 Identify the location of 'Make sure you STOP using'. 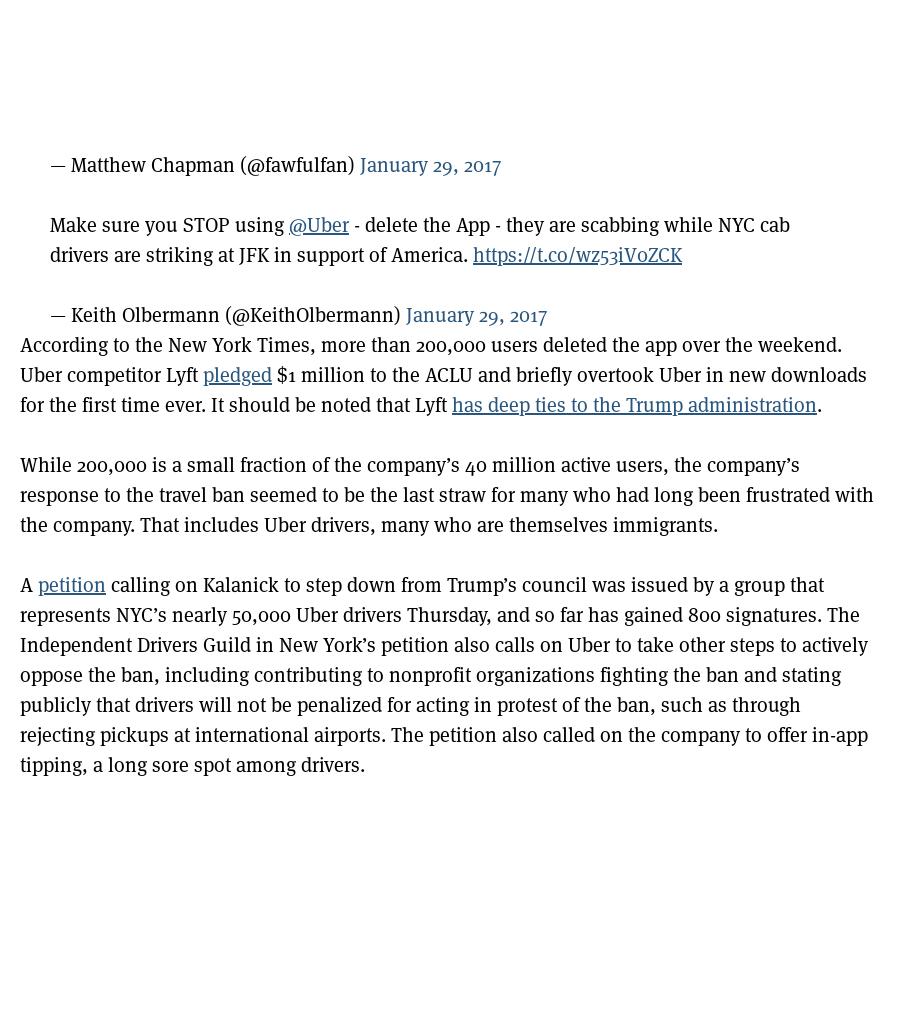
(169, 224).